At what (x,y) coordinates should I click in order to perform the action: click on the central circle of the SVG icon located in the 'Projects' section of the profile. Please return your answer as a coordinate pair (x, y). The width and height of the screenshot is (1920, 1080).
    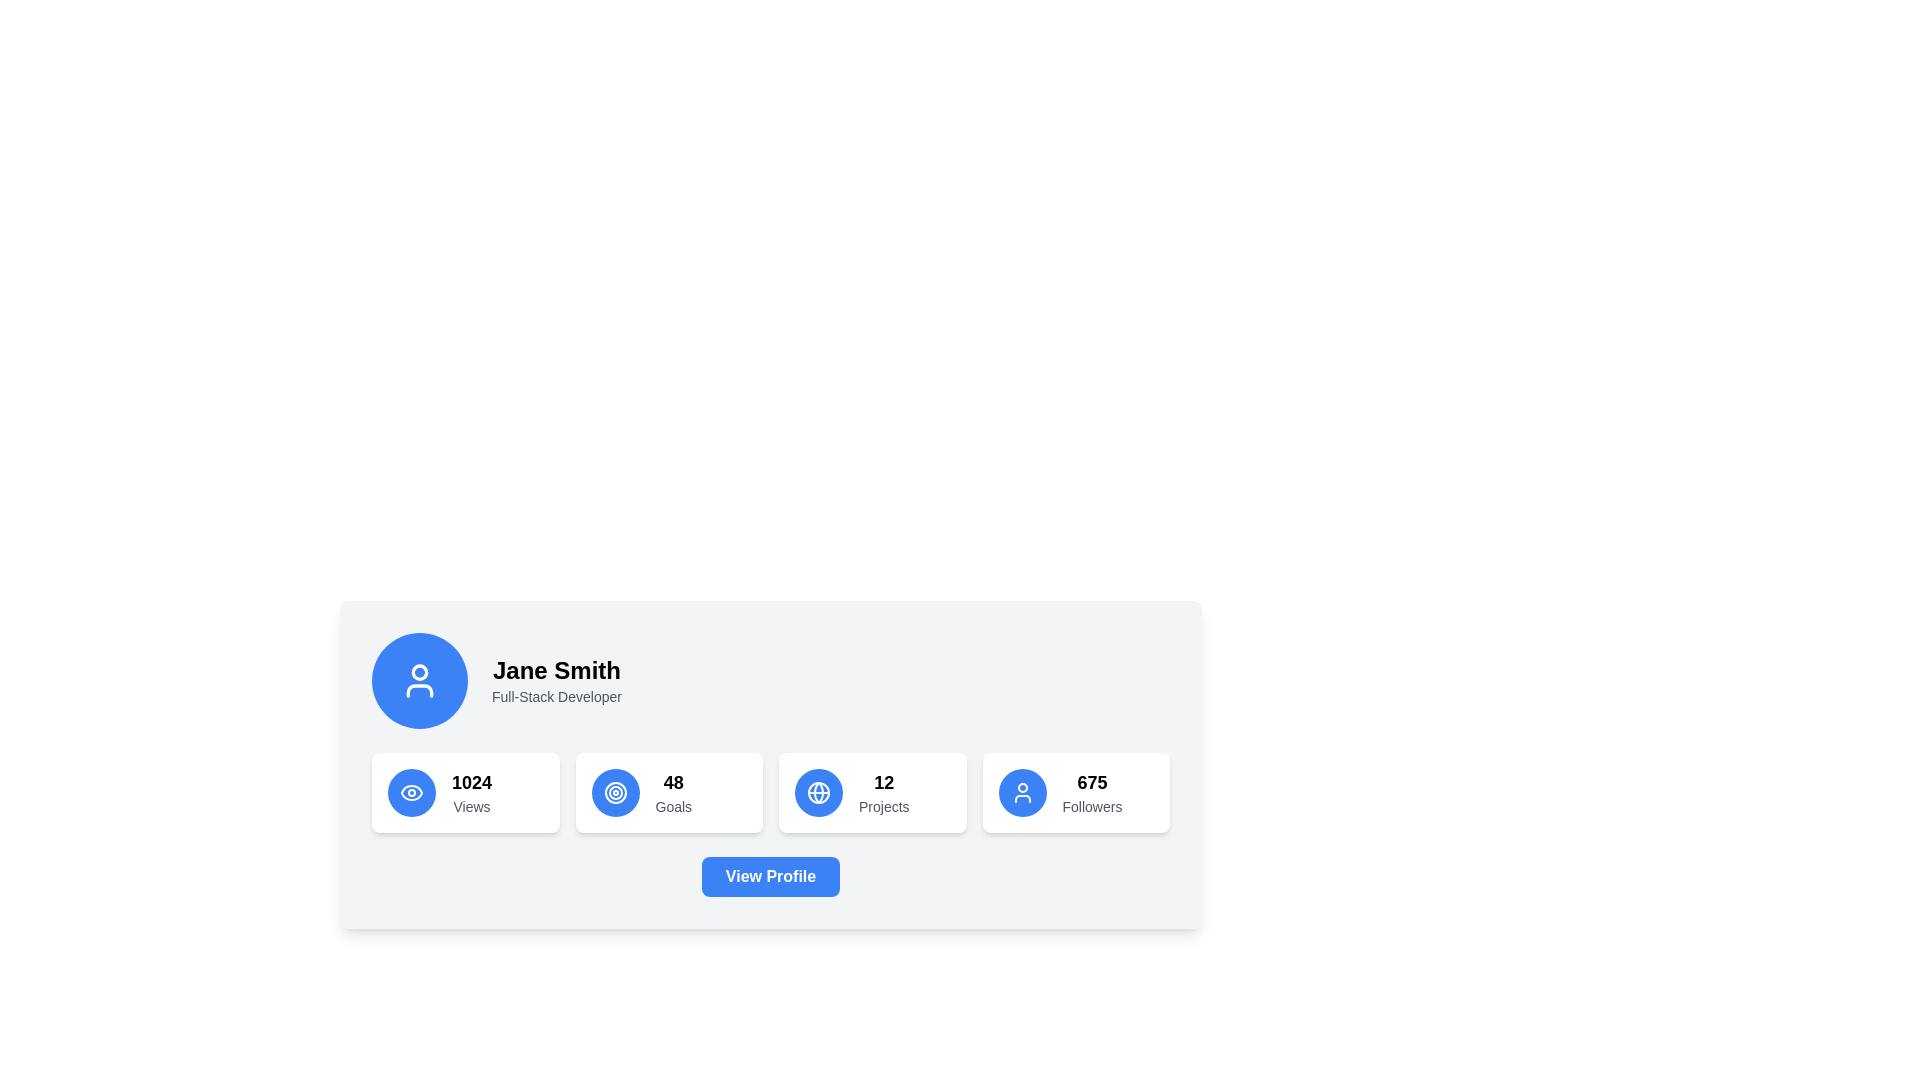
    Looking at the image, I should click on (819, 792).